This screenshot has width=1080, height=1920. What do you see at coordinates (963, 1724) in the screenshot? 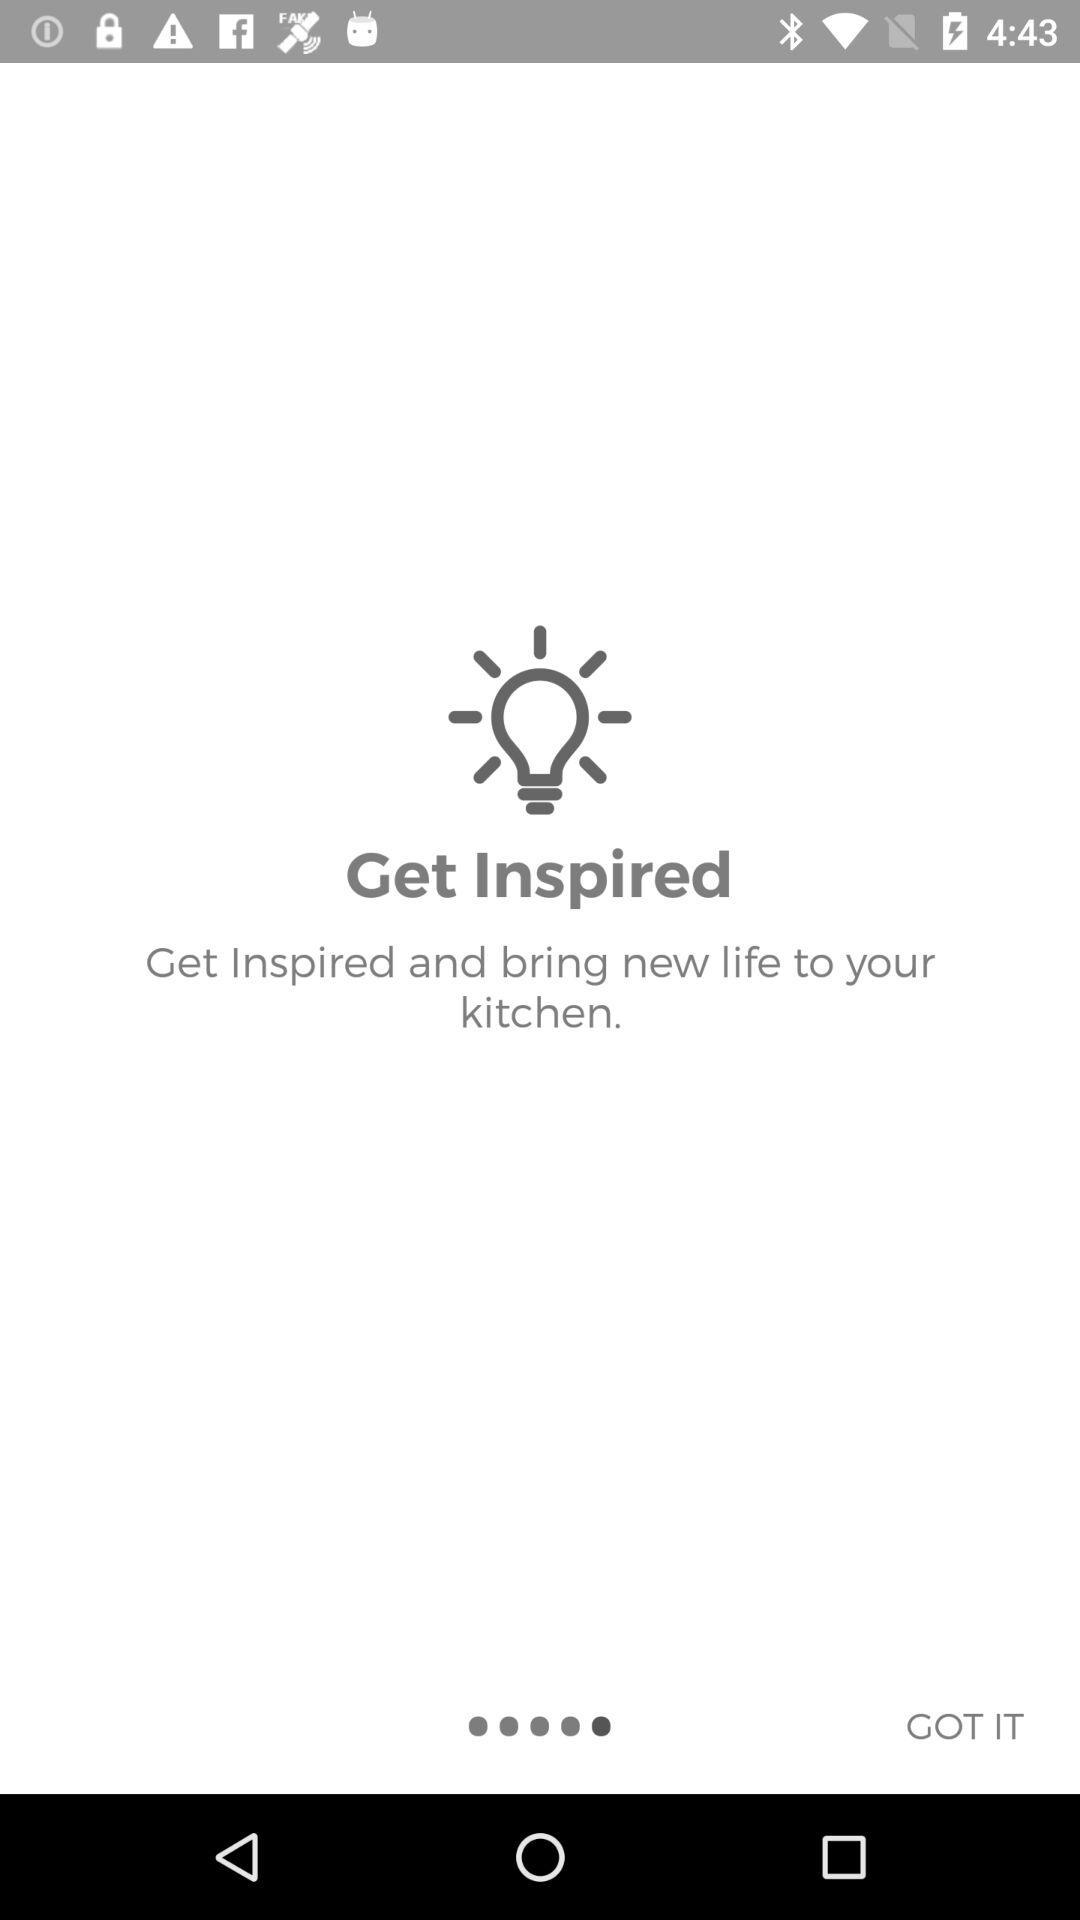
I see `the icon below get inspired and item` at bounding box center [963, 1724].